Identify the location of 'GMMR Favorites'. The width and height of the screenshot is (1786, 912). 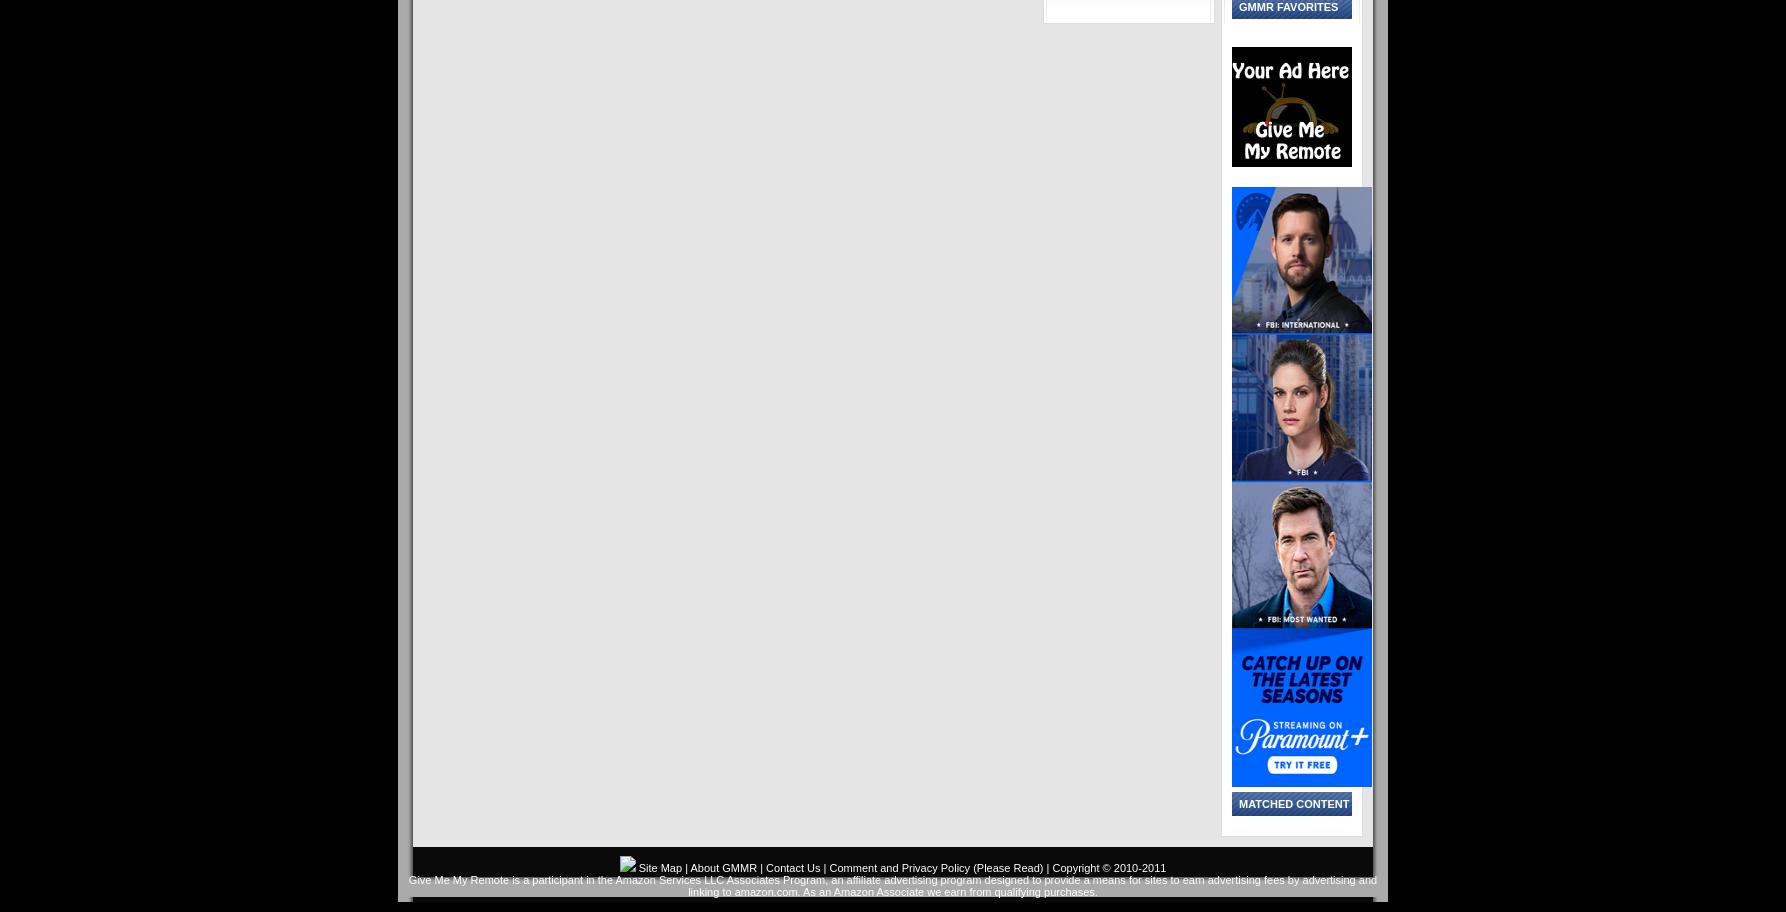
(1288, 7).